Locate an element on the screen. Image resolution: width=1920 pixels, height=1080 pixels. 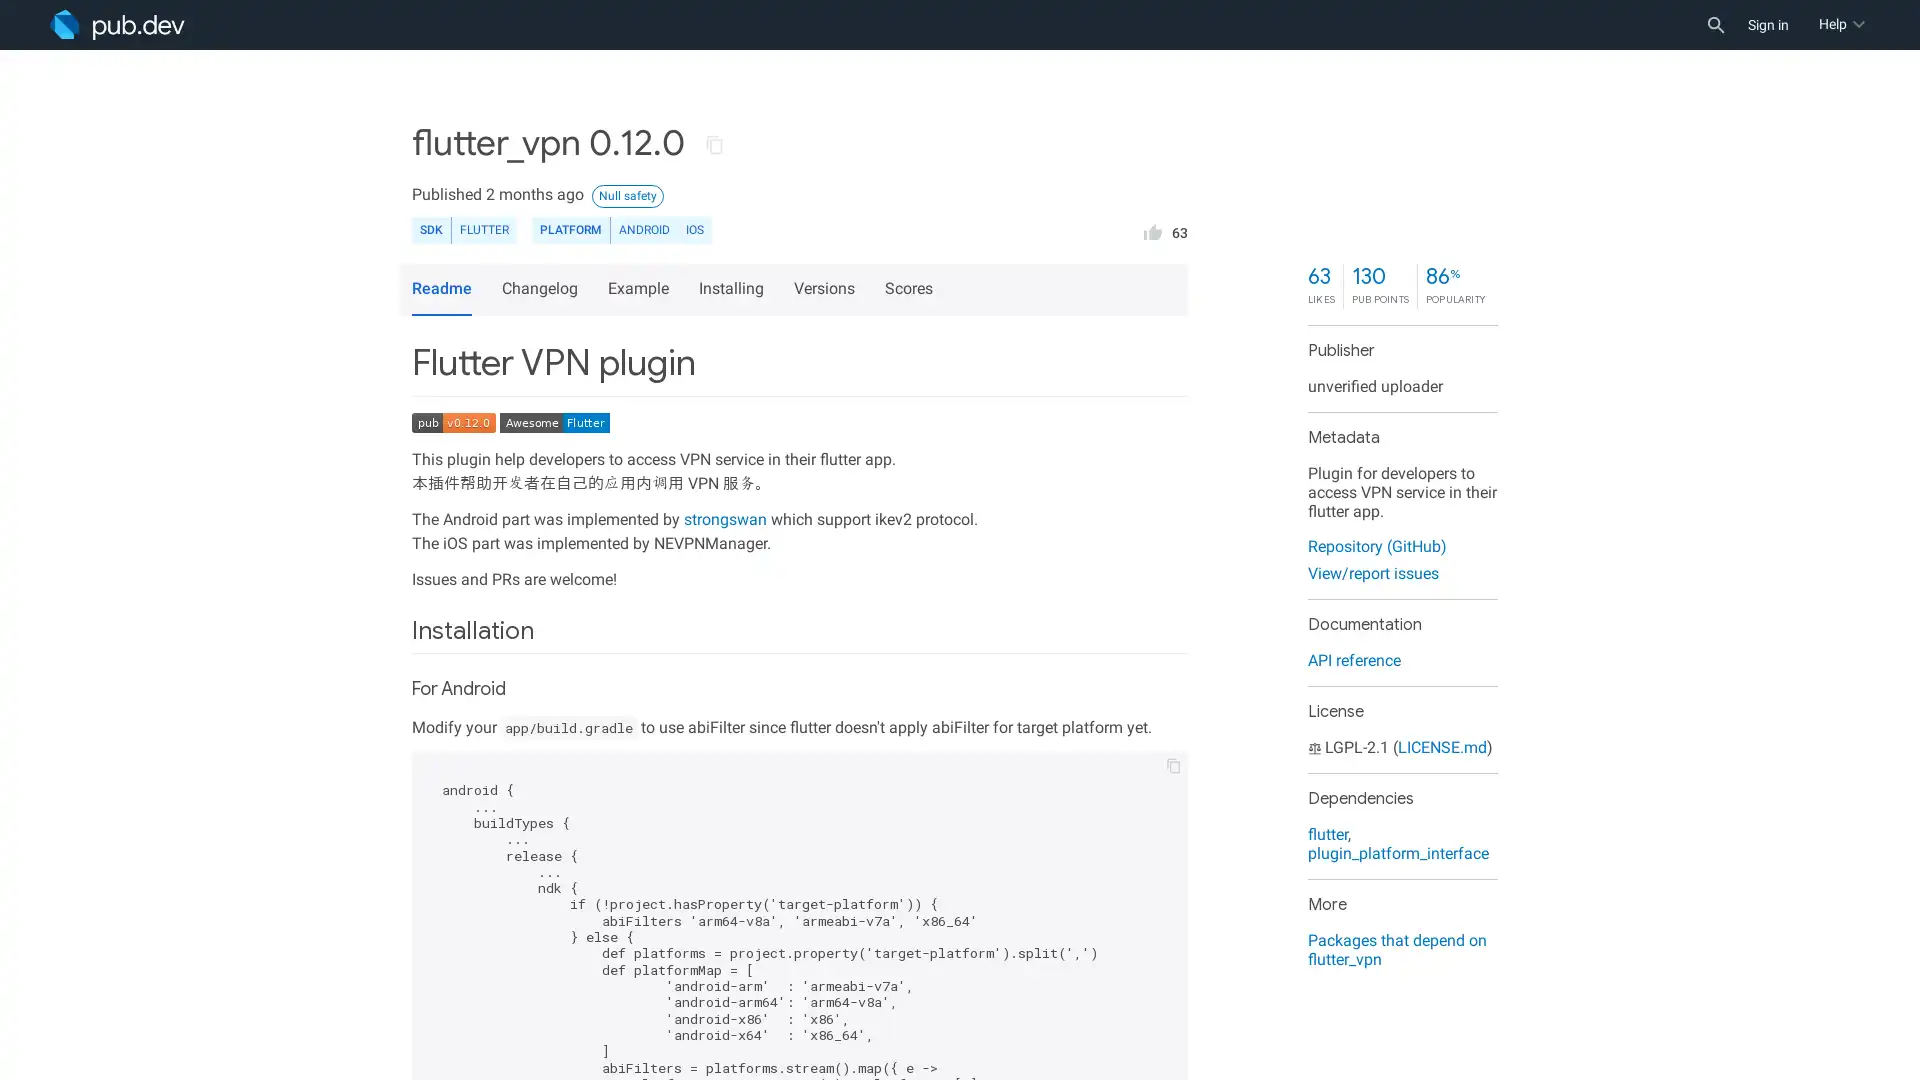
Readme is located at coordinates (440, 289).